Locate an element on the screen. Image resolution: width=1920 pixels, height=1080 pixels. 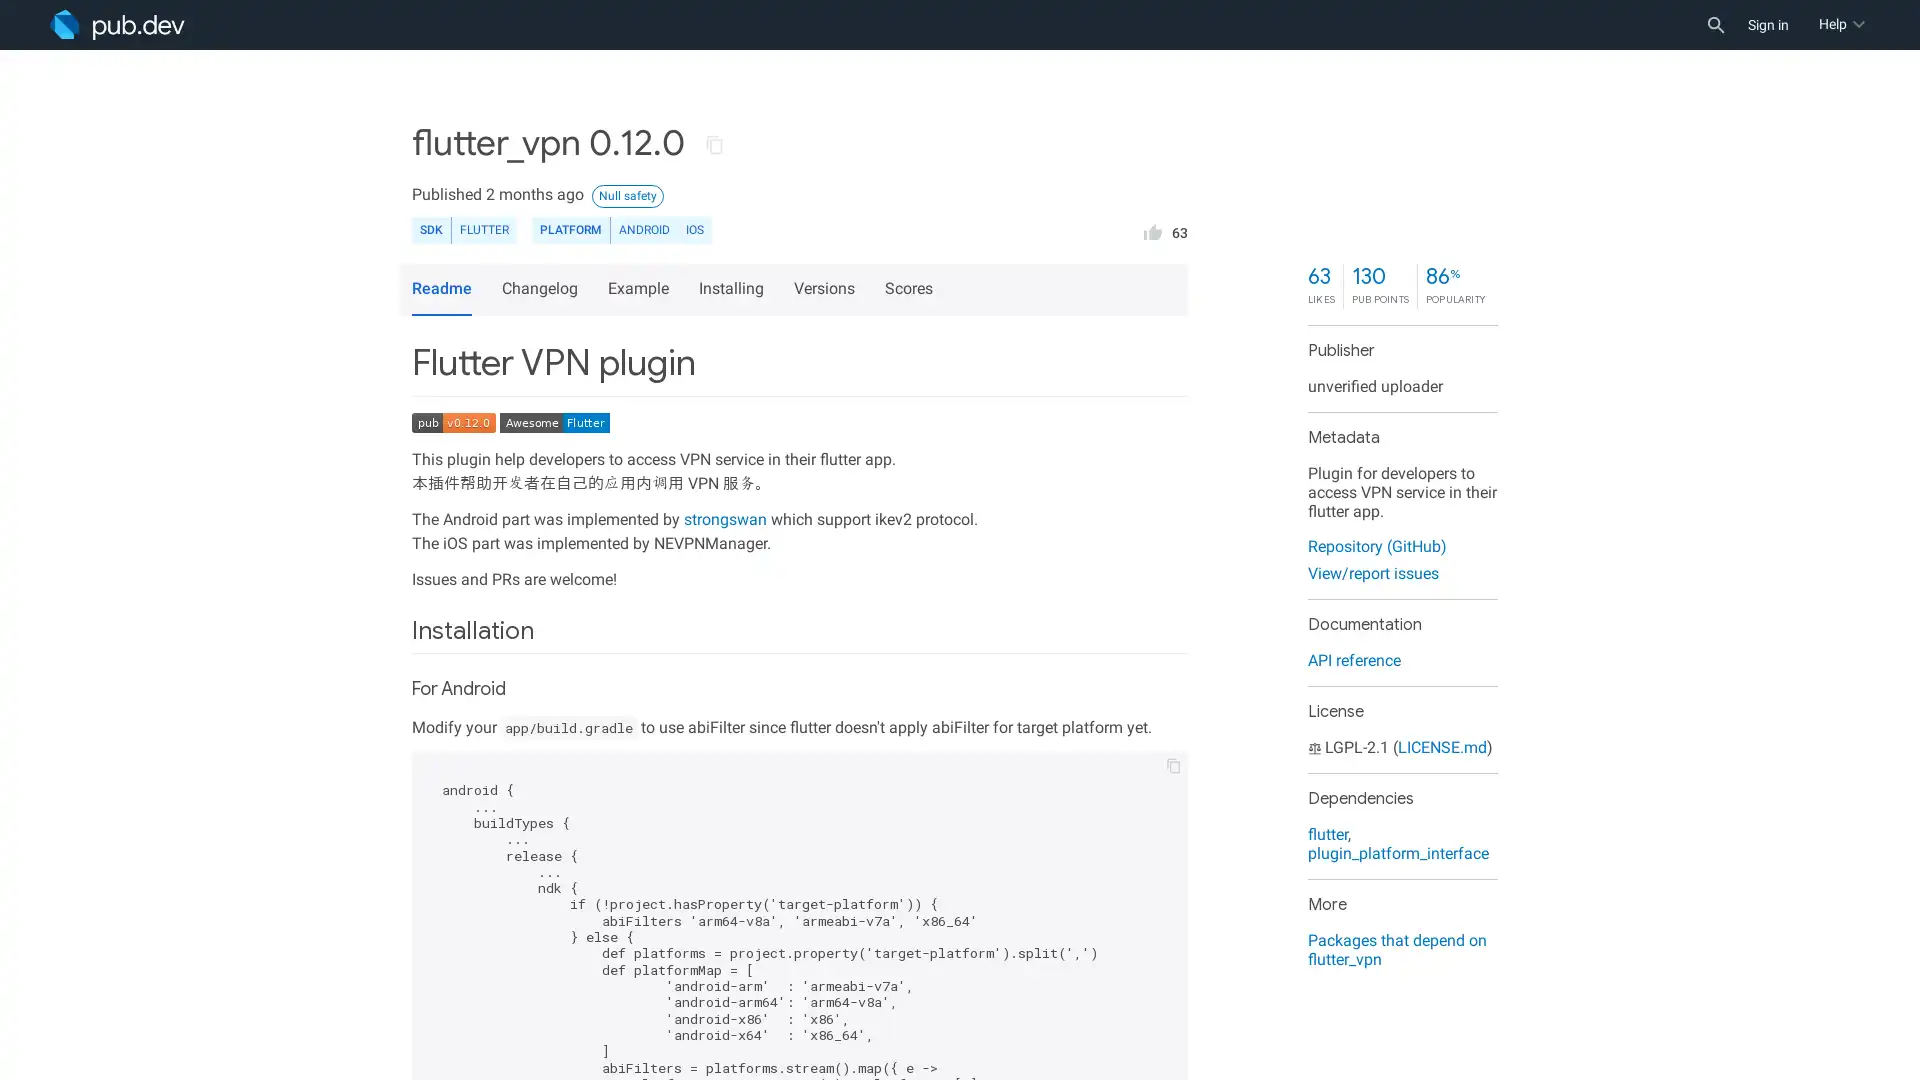
Readme is located at coordinates (440, 289).